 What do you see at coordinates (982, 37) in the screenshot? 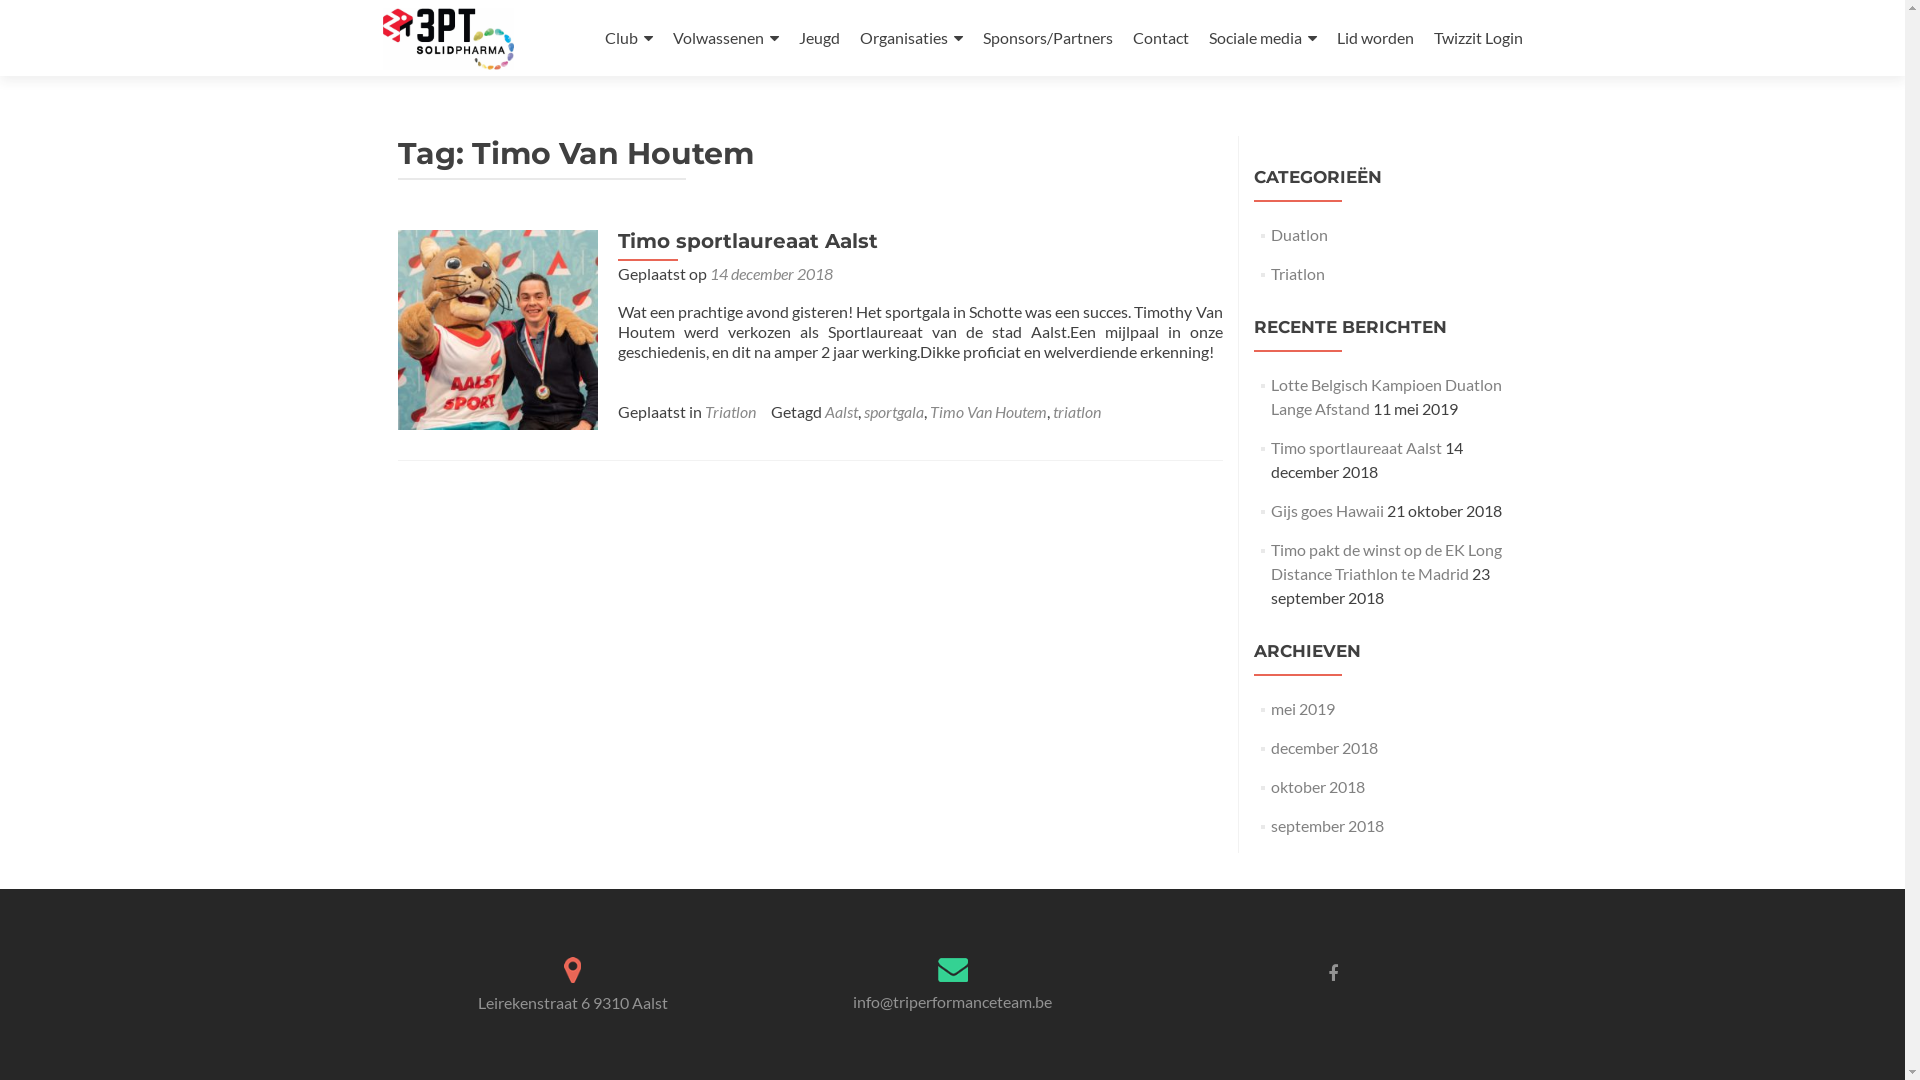
I see `'Sponsors/Partners'` at bounding box center [982, 37].